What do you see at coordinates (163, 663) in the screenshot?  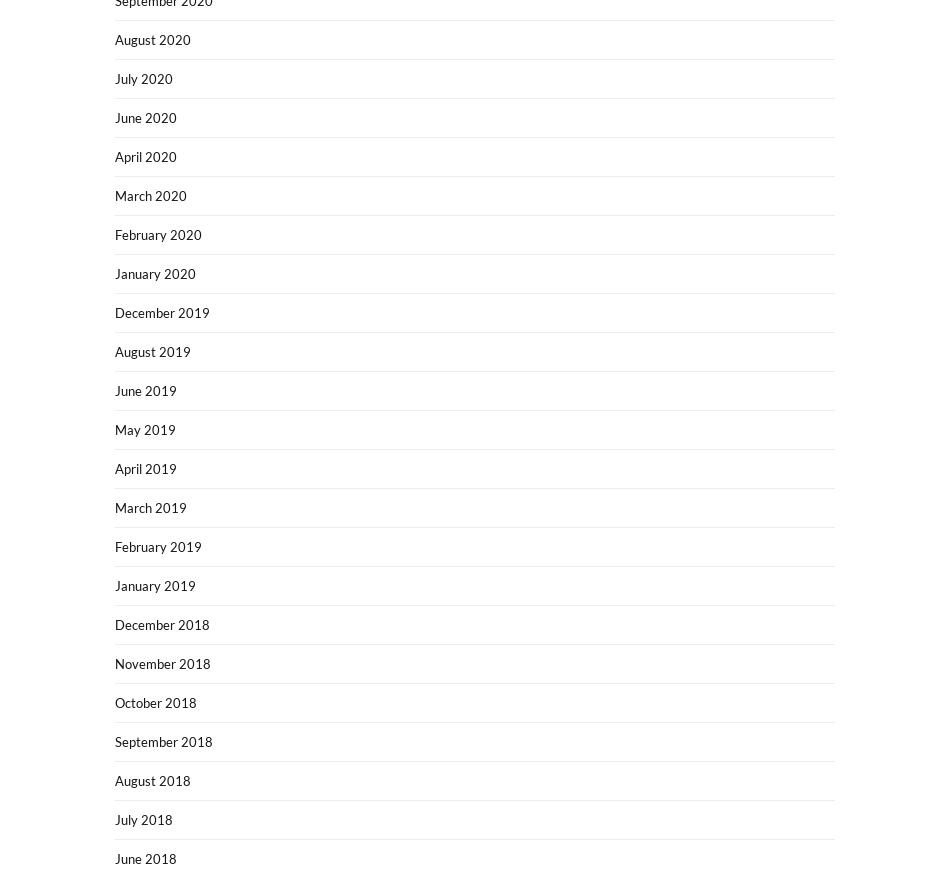 I see `'November 2018'` at bounding box center [163, 663].